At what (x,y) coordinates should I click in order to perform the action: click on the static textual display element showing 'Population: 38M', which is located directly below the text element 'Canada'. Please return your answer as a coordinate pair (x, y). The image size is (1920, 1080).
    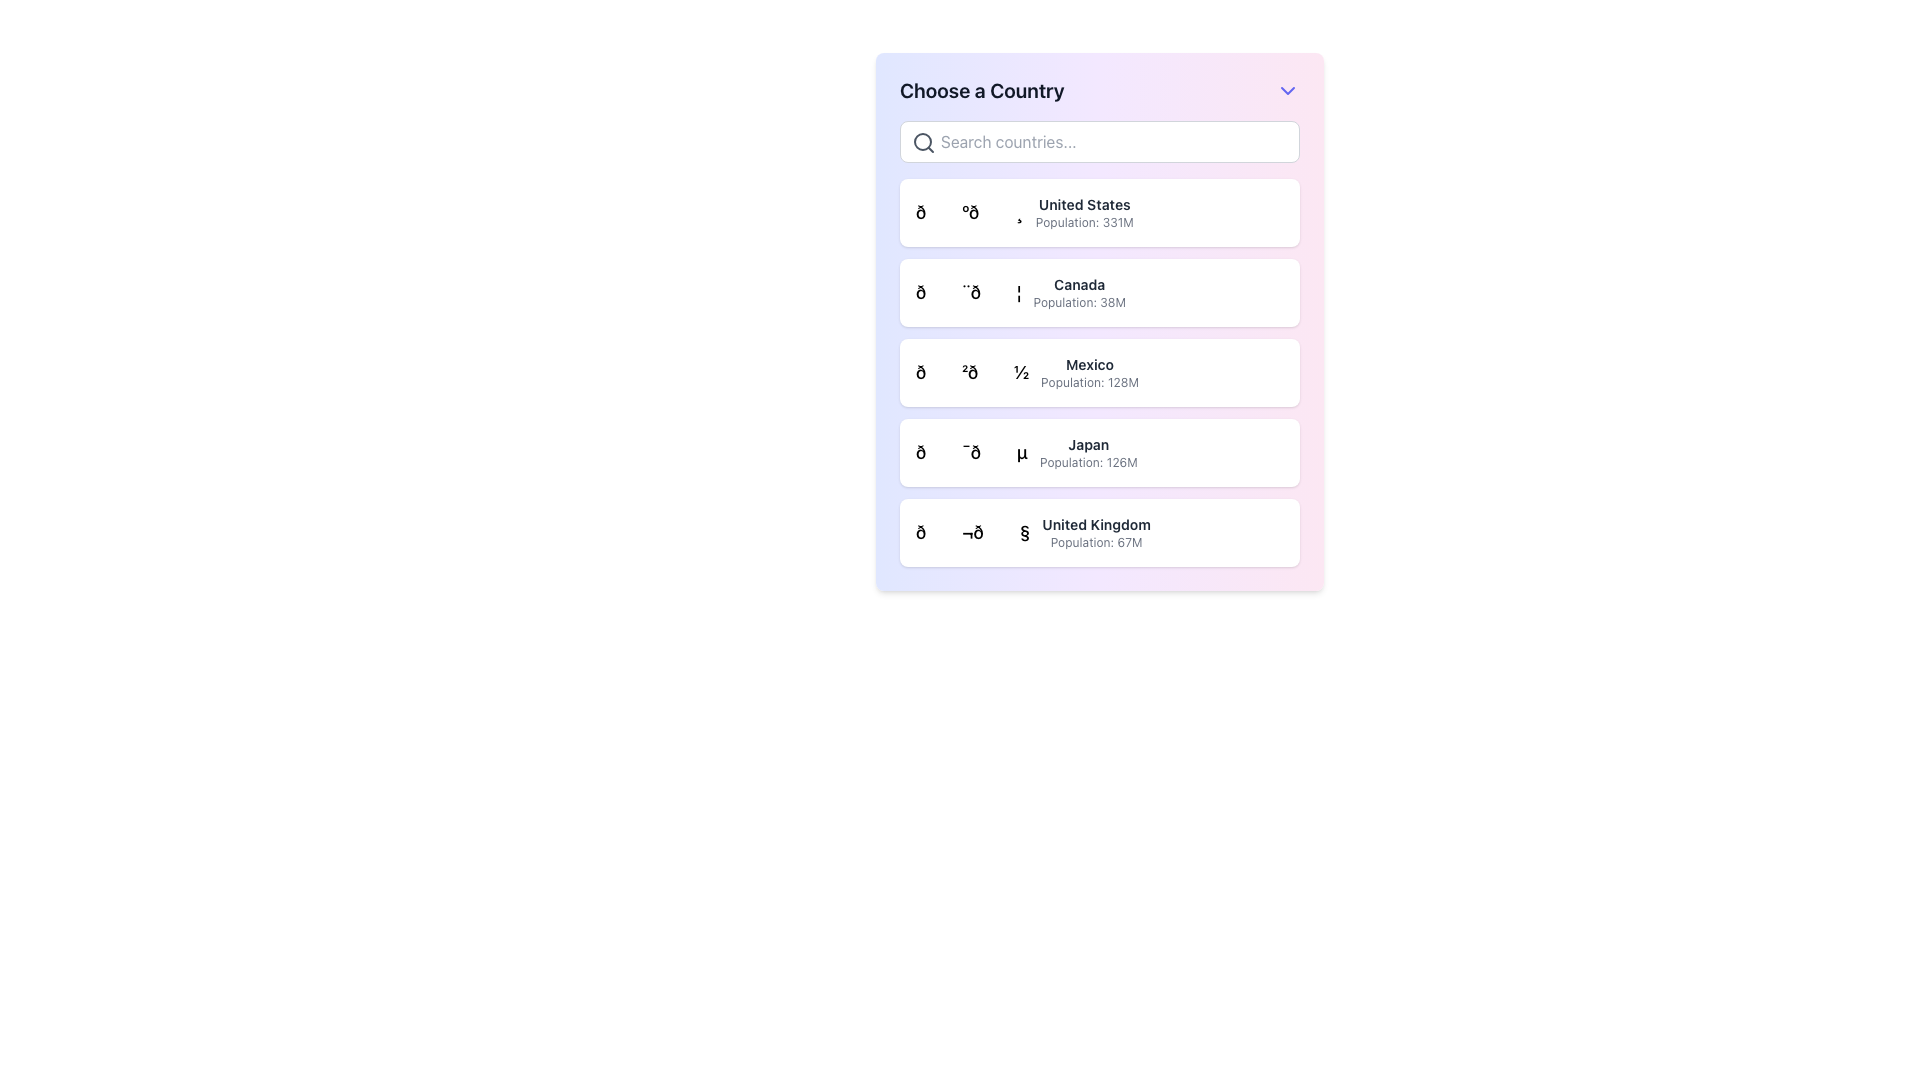
    Looking at the image, I should click on (1078, 303).